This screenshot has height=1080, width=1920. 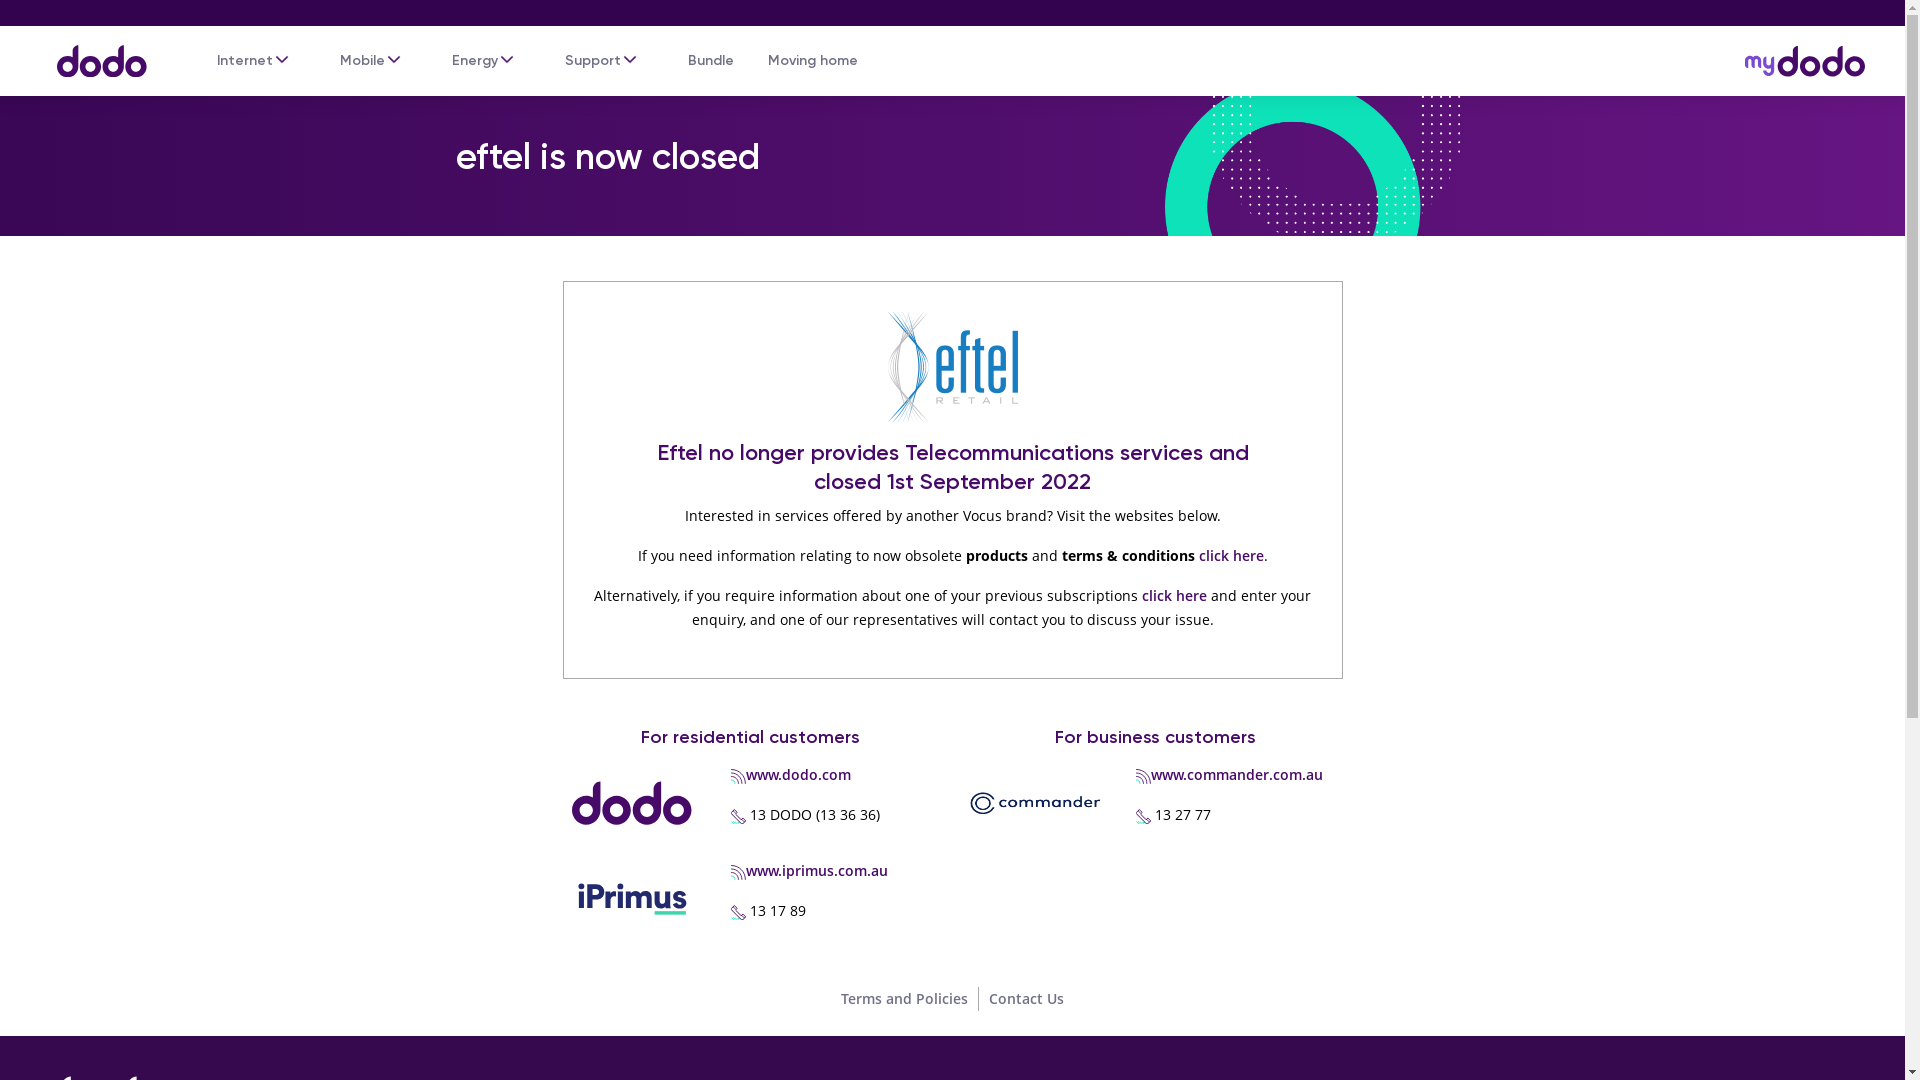 I want to click on 'Contact Us', so click(x=1026, y=998).